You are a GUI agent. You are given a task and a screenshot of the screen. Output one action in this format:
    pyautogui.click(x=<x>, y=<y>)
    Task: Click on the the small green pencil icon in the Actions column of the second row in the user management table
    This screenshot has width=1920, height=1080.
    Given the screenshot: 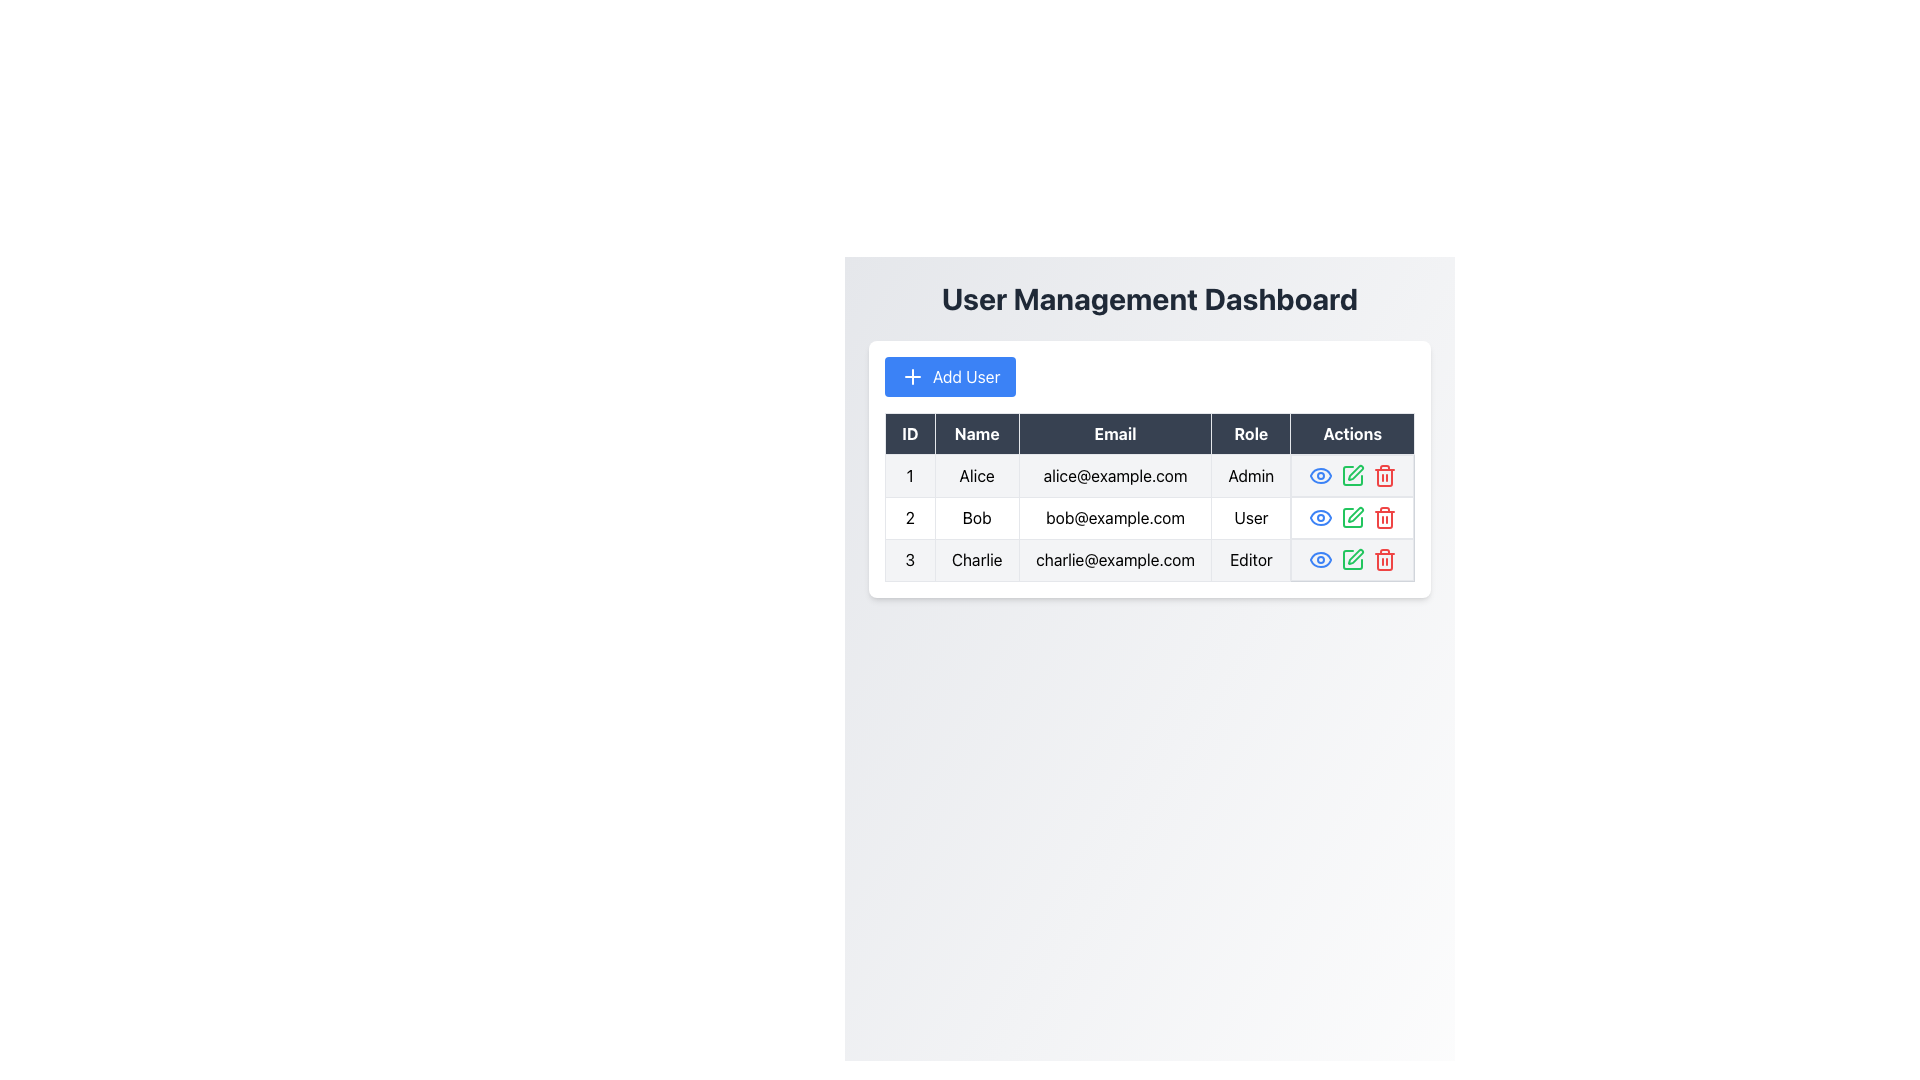 What is the action you would take?
    pyautogui.click(x=1352, y=516)
    